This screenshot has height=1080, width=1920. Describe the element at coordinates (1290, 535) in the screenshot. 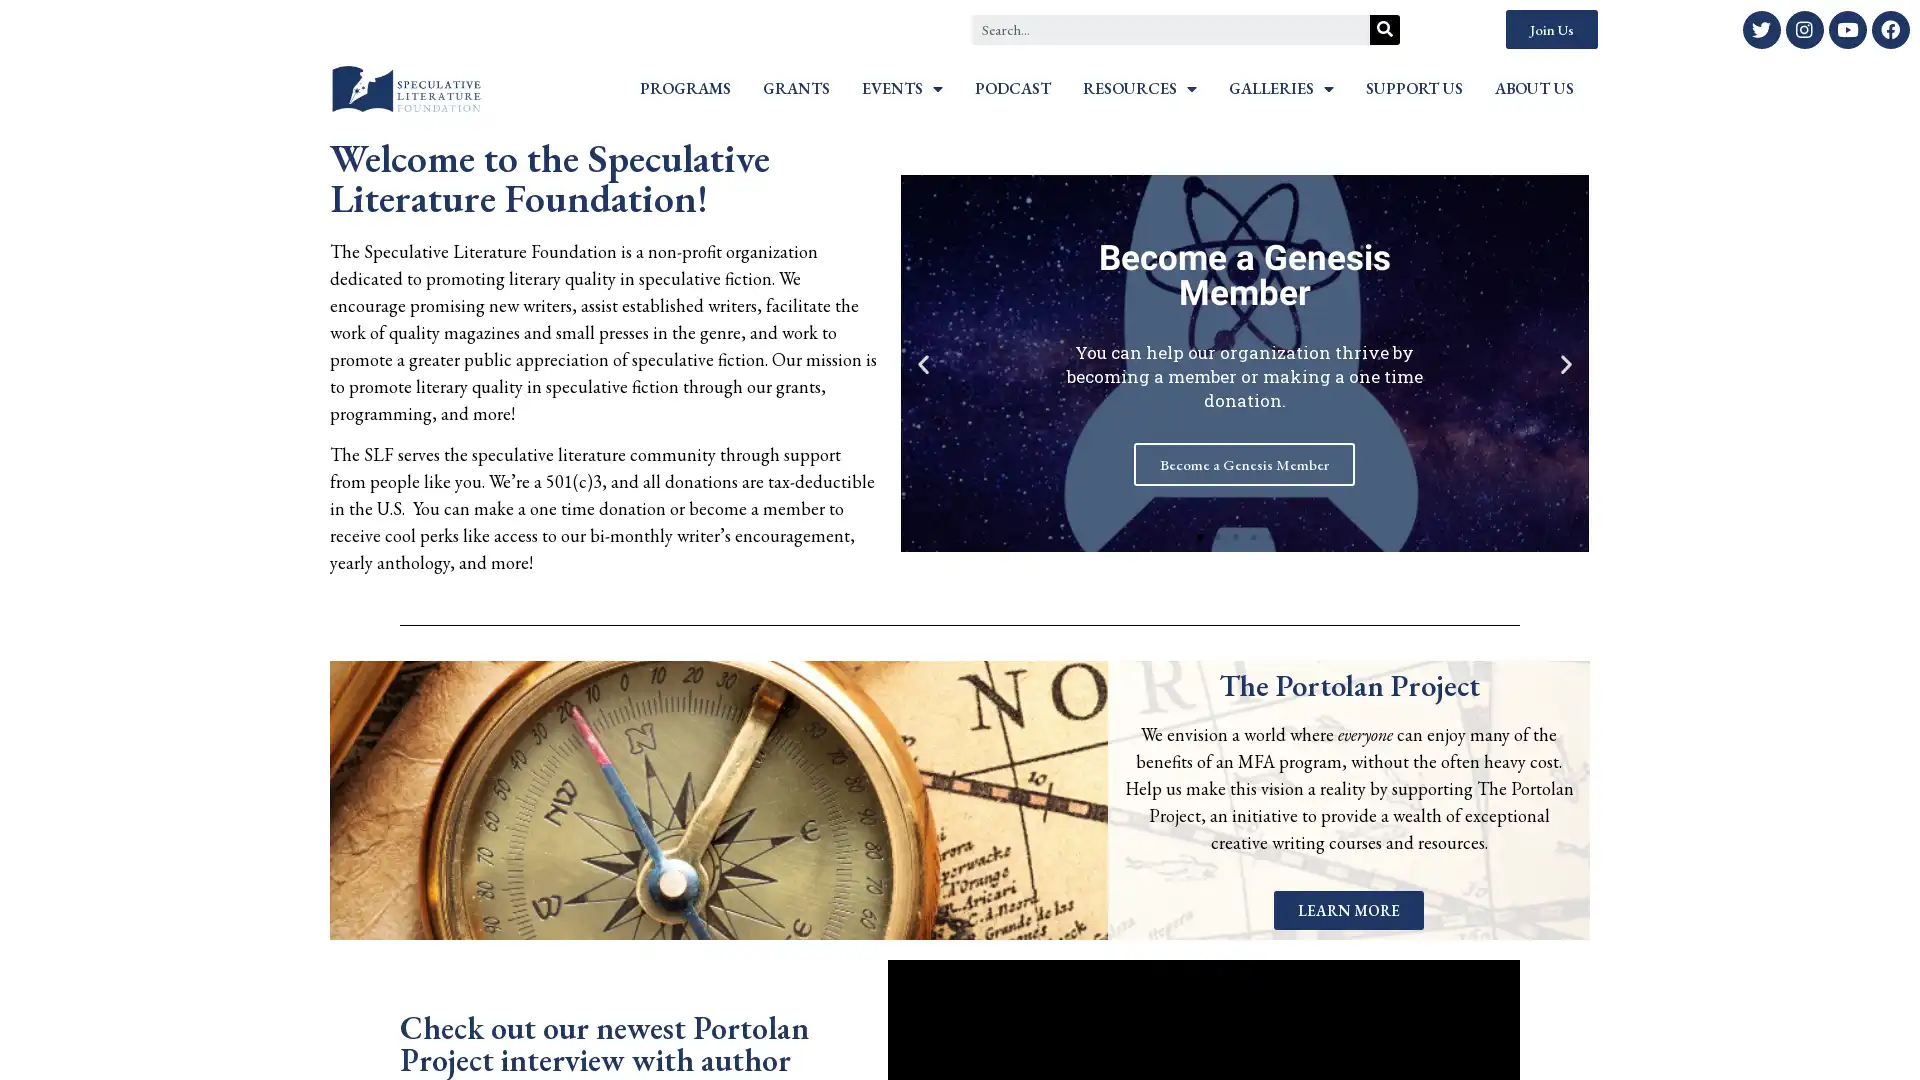

I see `Go to slide 6` at that location.